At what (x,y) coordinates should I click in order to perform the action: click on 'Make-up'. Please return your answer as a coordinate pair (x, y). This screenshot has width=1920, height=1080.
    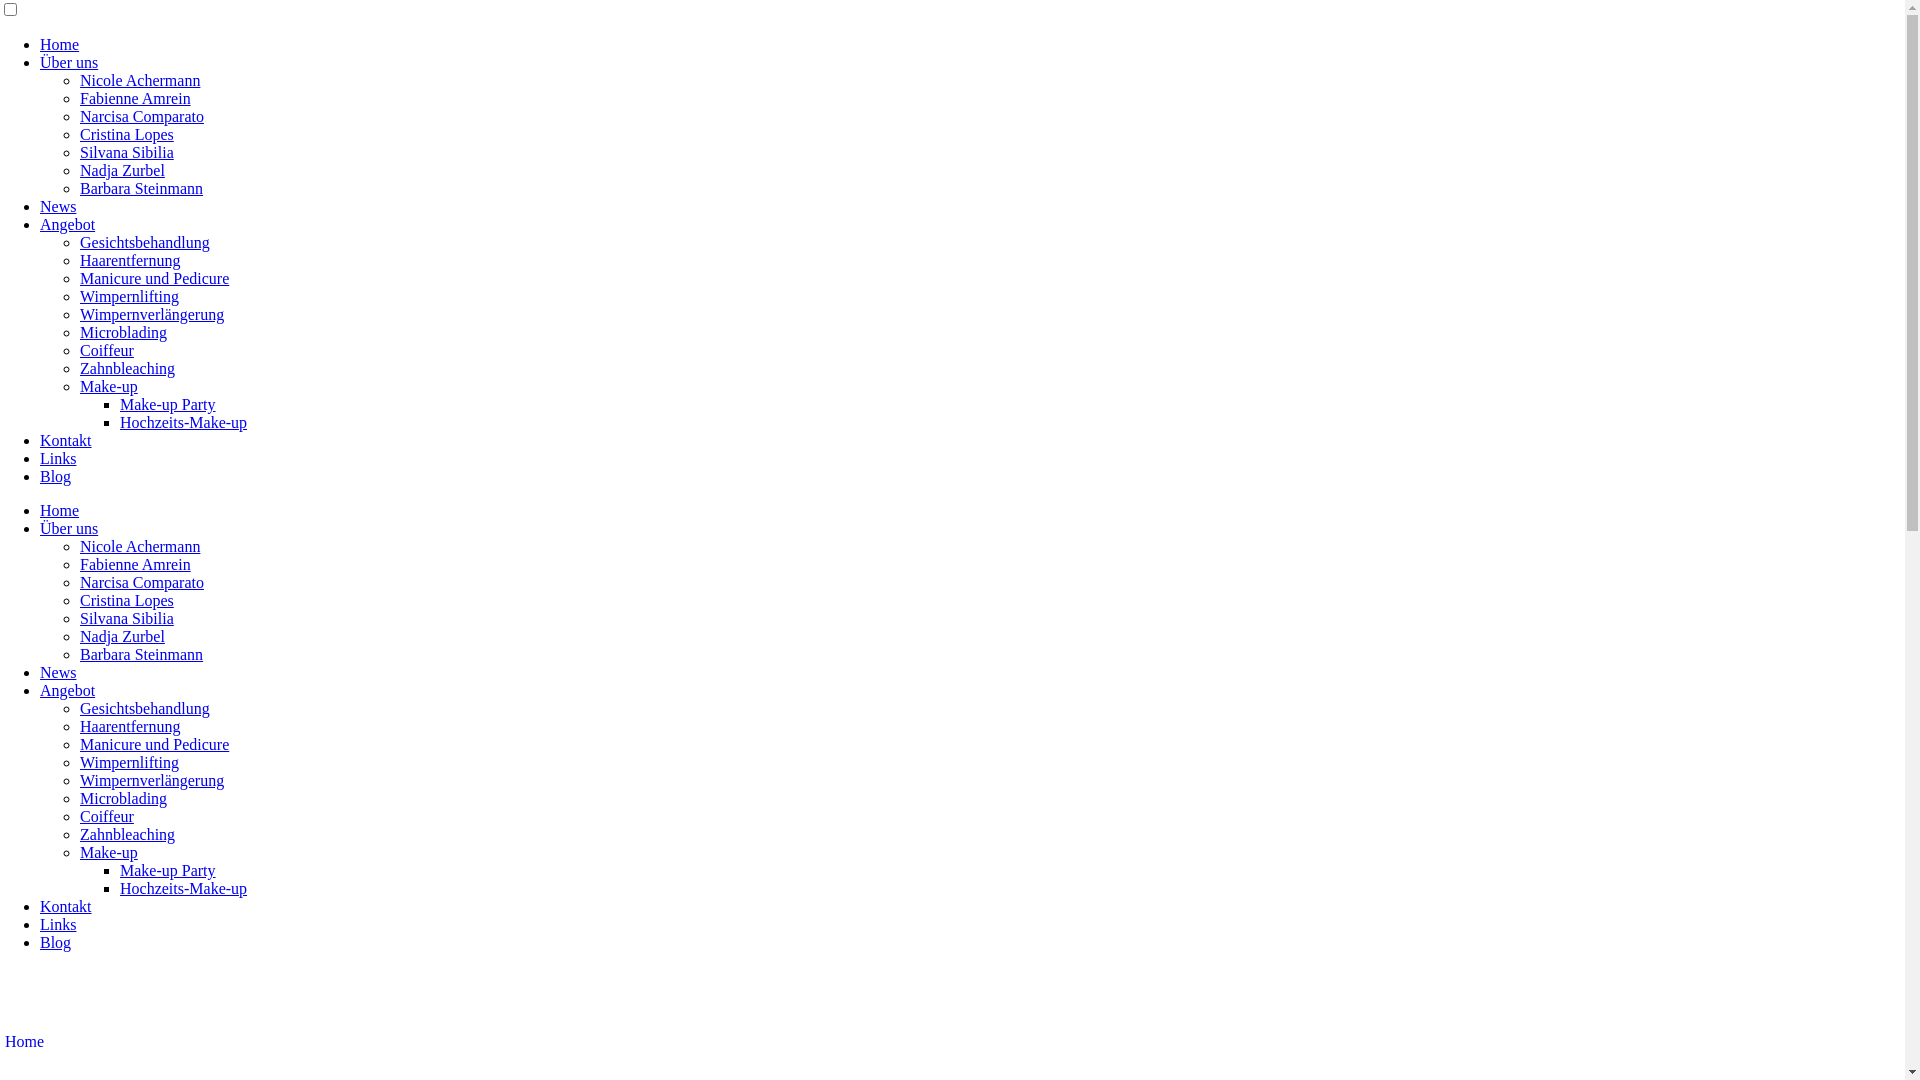
    Looking at the image, I should click on (108, 852).